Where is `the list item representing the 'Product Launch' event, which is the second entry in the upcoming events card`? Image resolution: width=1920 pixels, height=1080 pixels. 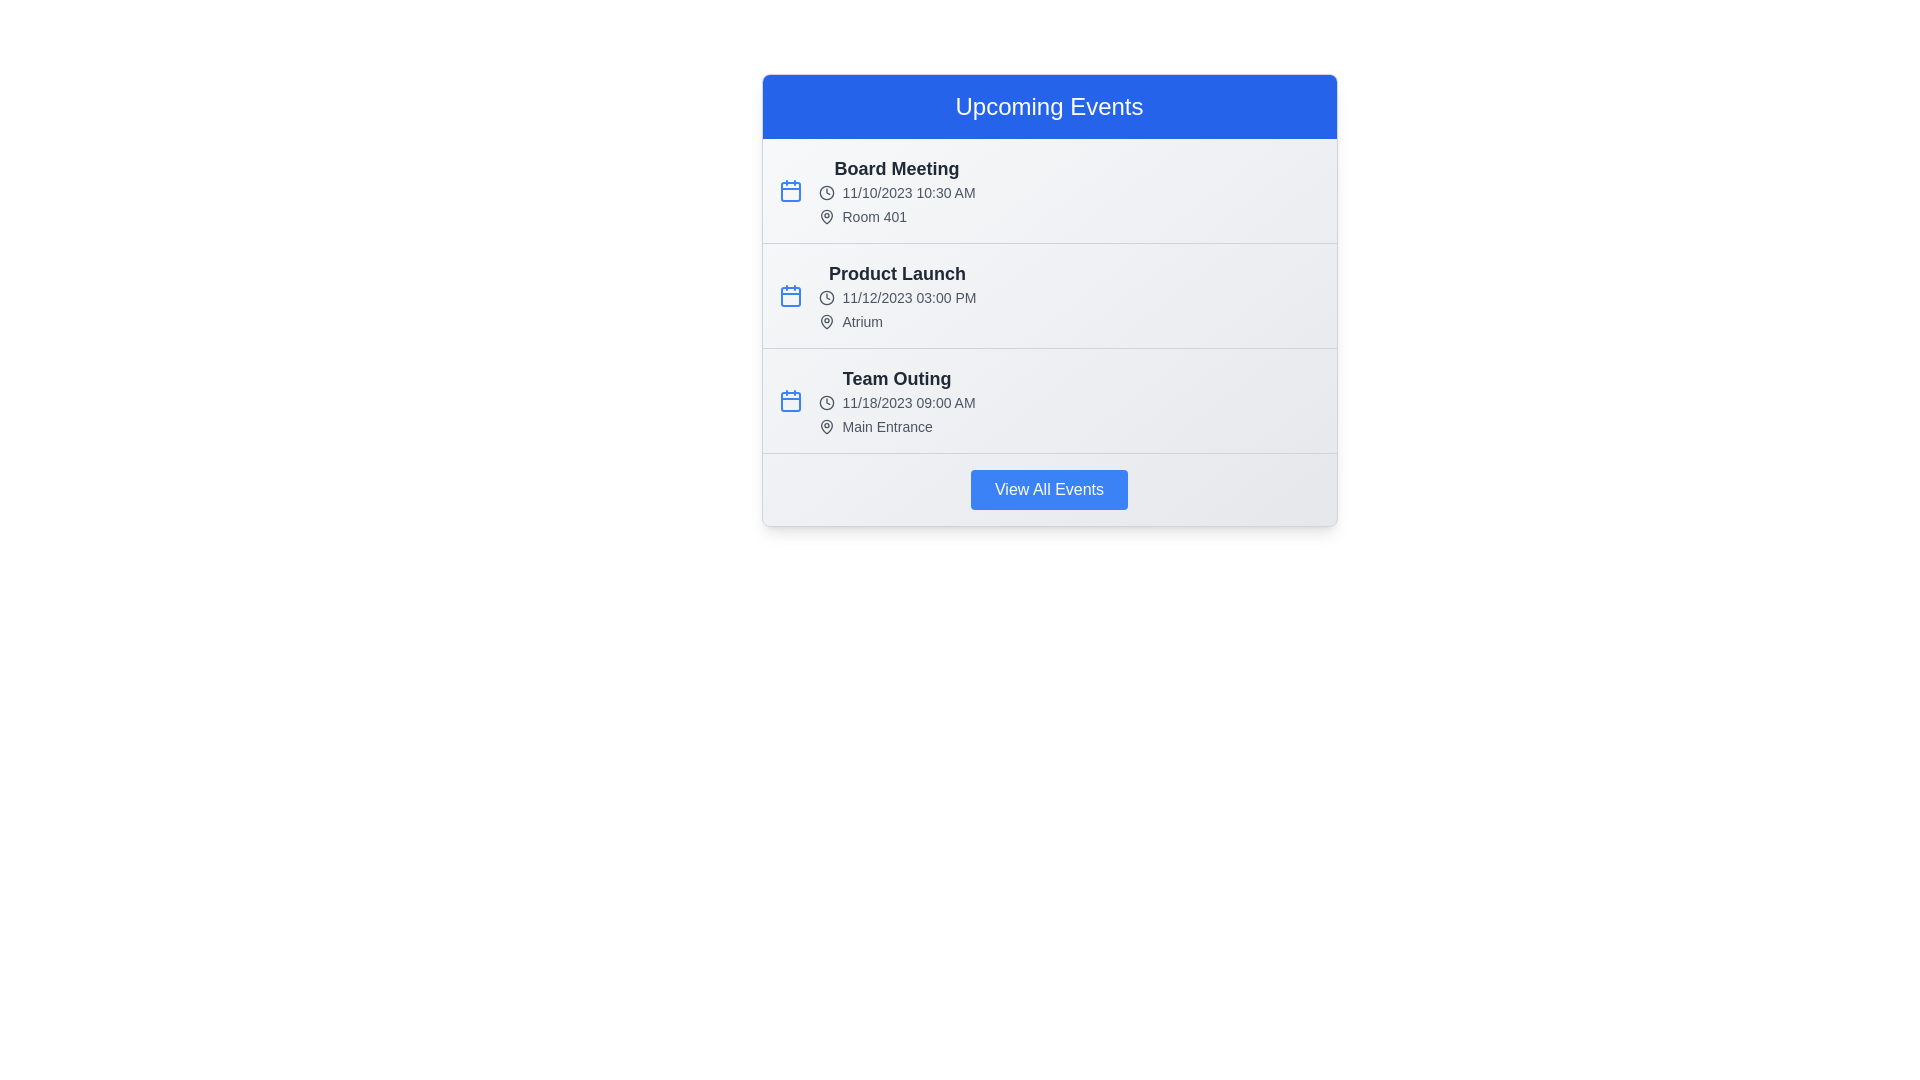
the list item representing the 'Product Launch' event, which is the second entry in the upcoming events card is located at coordinates (1048, 300).